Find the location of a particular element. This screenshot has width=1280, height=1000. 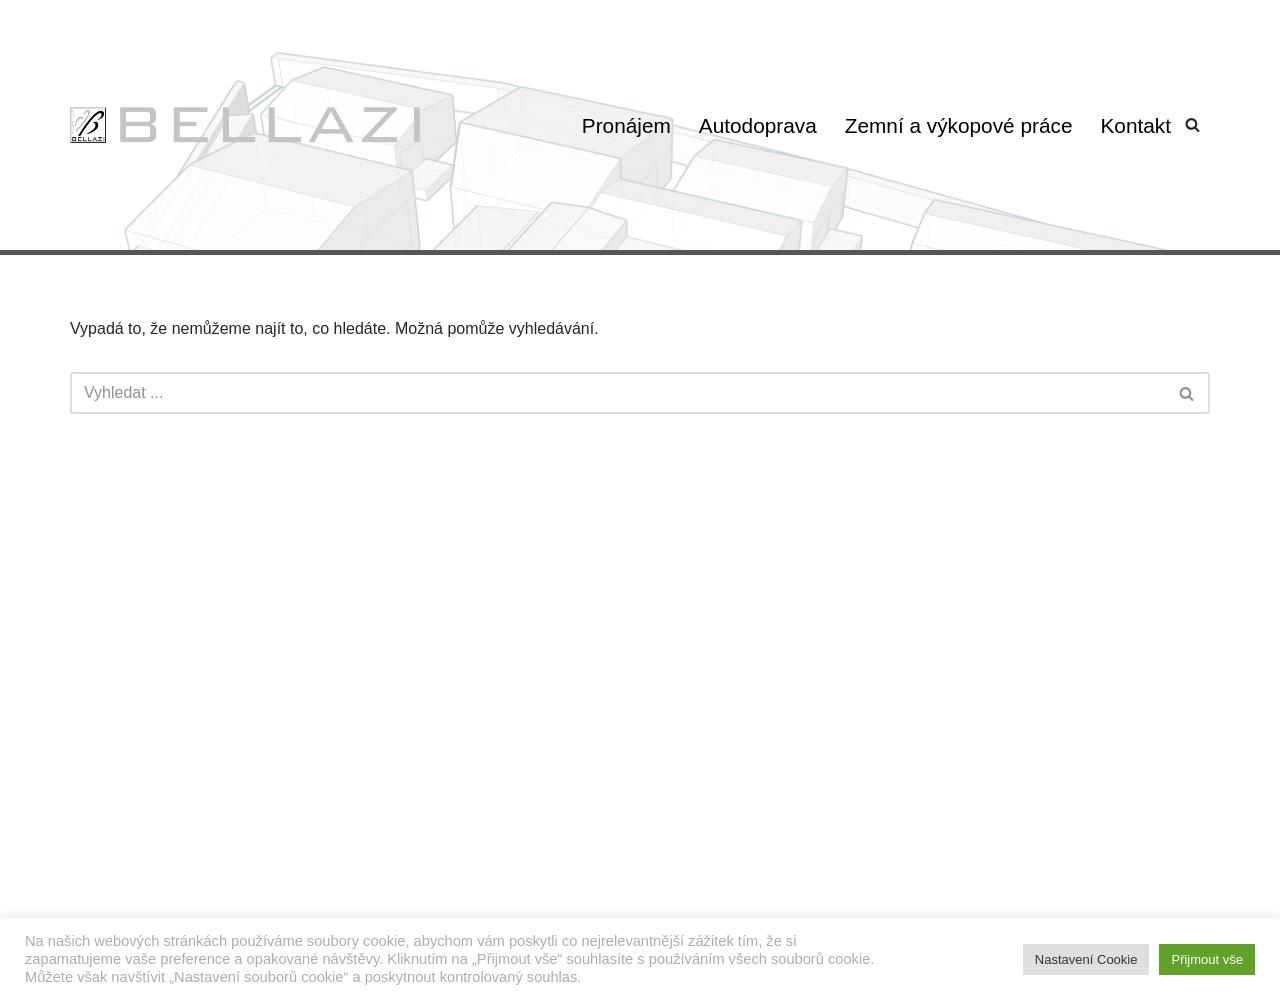

'Na našich webových stránkách používáme soubory cookie, abychom vám poskytli co nejrelevantnější zážitek tím, že si zapamatujeme vaše preference a opakované návštěvy. Kliknutím na „Přijmout vše“ souhlasíte s používáním všech souborů cookie. Můžete však navštívit „Nastavení souborů cookie“ a poskytnout kontrolovaný souhlas.' is located at coordinates (448, 958).